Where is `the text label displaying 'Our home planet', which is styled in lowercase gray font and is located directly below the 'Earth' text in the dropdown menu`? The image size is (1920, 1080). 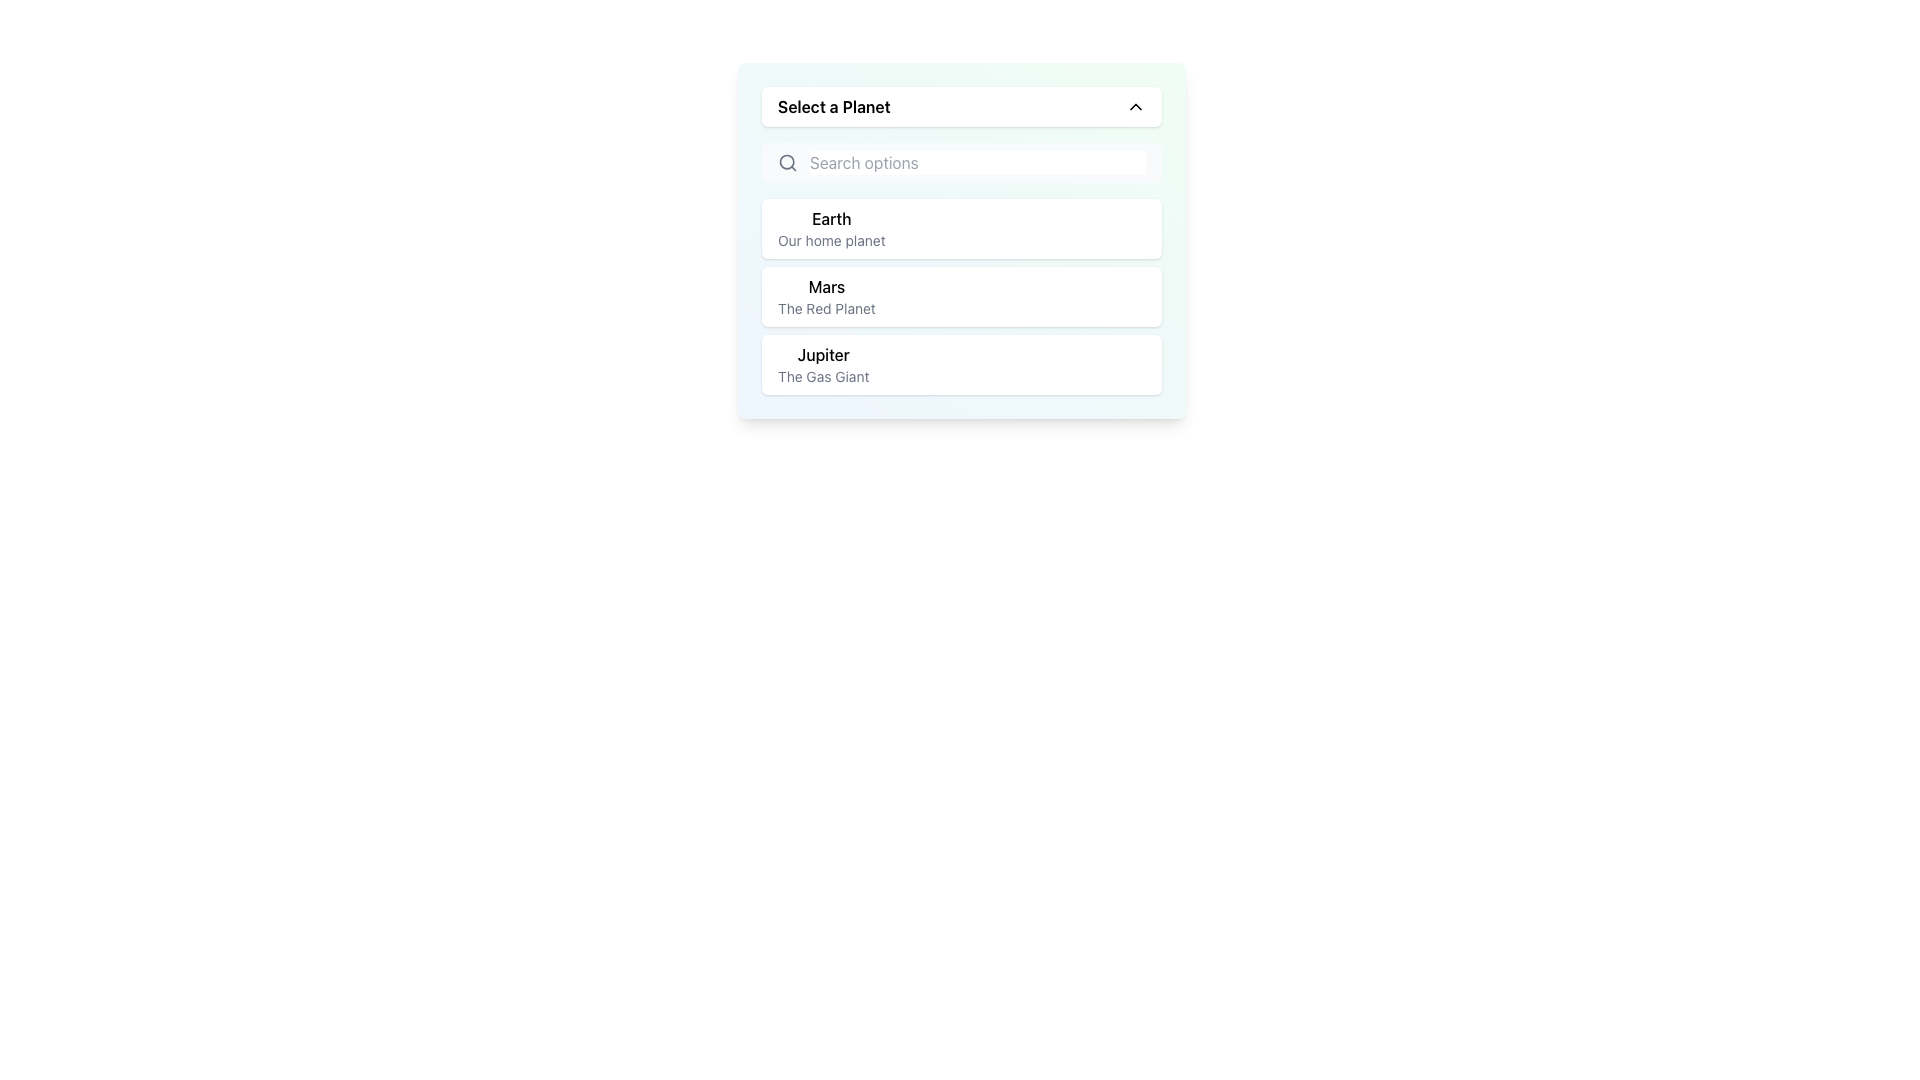
the text label displaying 'Our home planet', which is styled in lowercase gray font and is located directly below the 'Earth' text in the dropdown menu is located at coordinates (831, 239).